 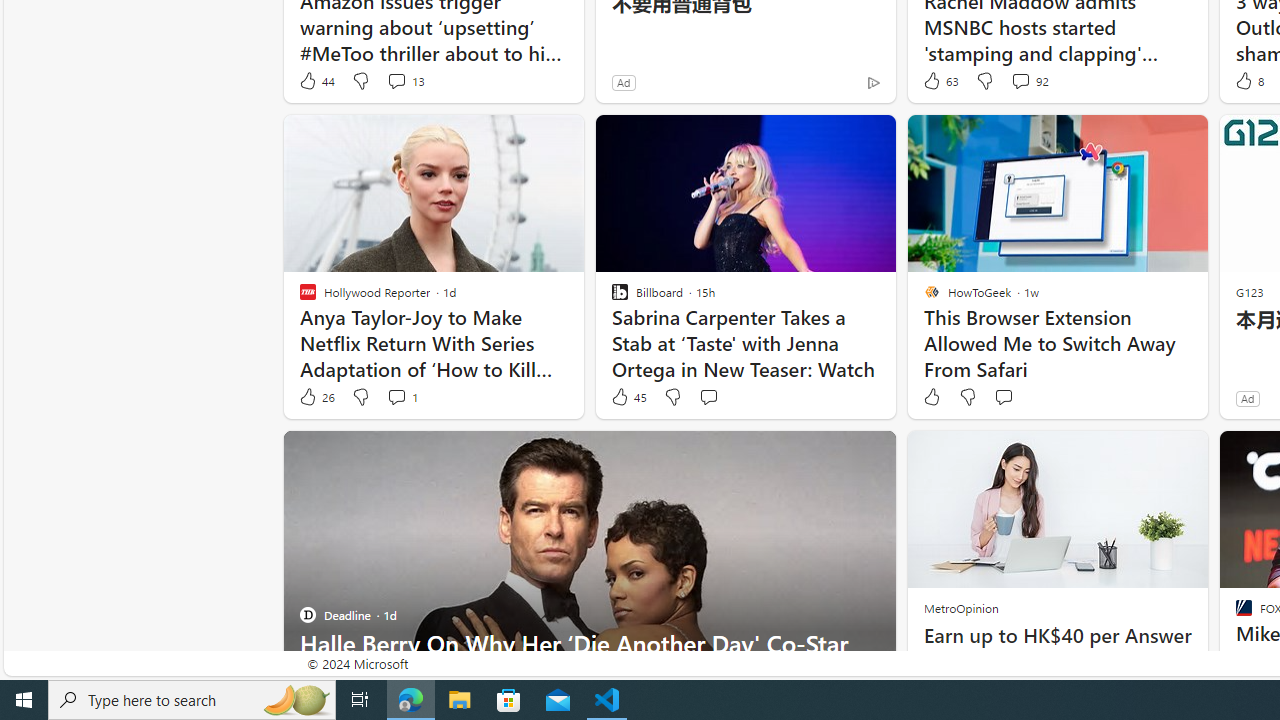 What do you see at coordinates (315, 397) in the screenshot?
I see `'26 Like'` at bounding box center [315, 397].